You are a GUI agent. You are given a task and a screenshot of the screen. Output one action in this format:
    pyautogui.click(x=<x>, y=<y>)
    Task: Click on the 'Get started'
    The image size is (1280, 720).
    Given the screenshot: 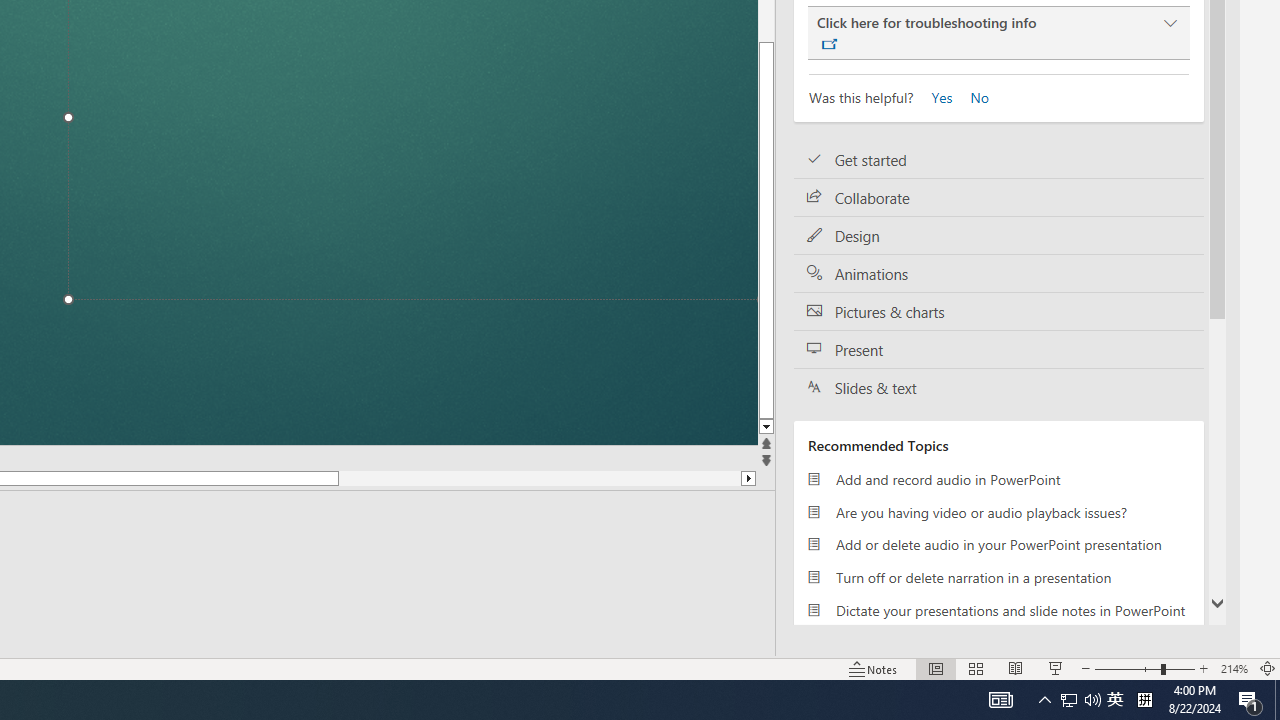 What is the action you would take?
    pyautogui.click(x=999, y=159)
    